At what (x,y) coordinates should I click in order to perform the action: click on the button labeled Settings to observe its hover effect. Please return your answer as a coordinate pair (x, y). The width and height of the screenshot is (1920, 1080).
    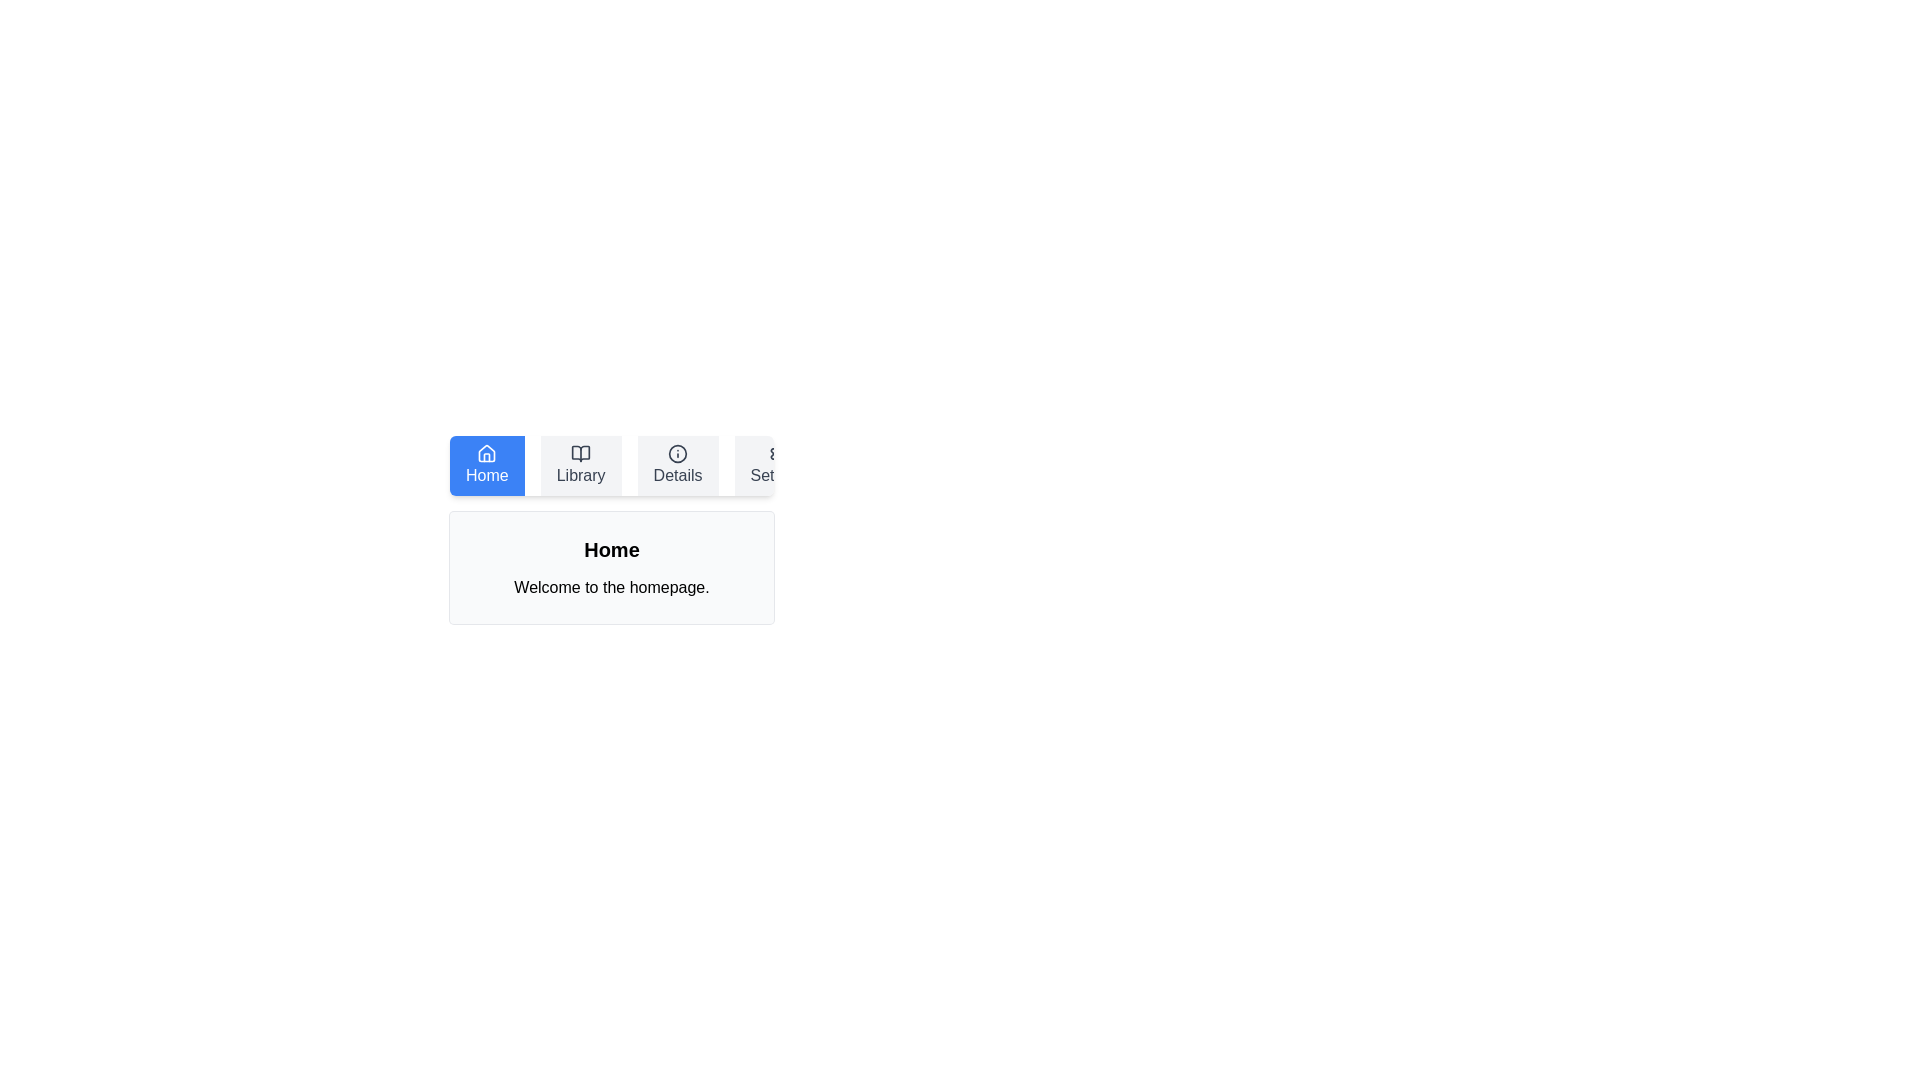
    Looking at the image, I should click on (778, 466).